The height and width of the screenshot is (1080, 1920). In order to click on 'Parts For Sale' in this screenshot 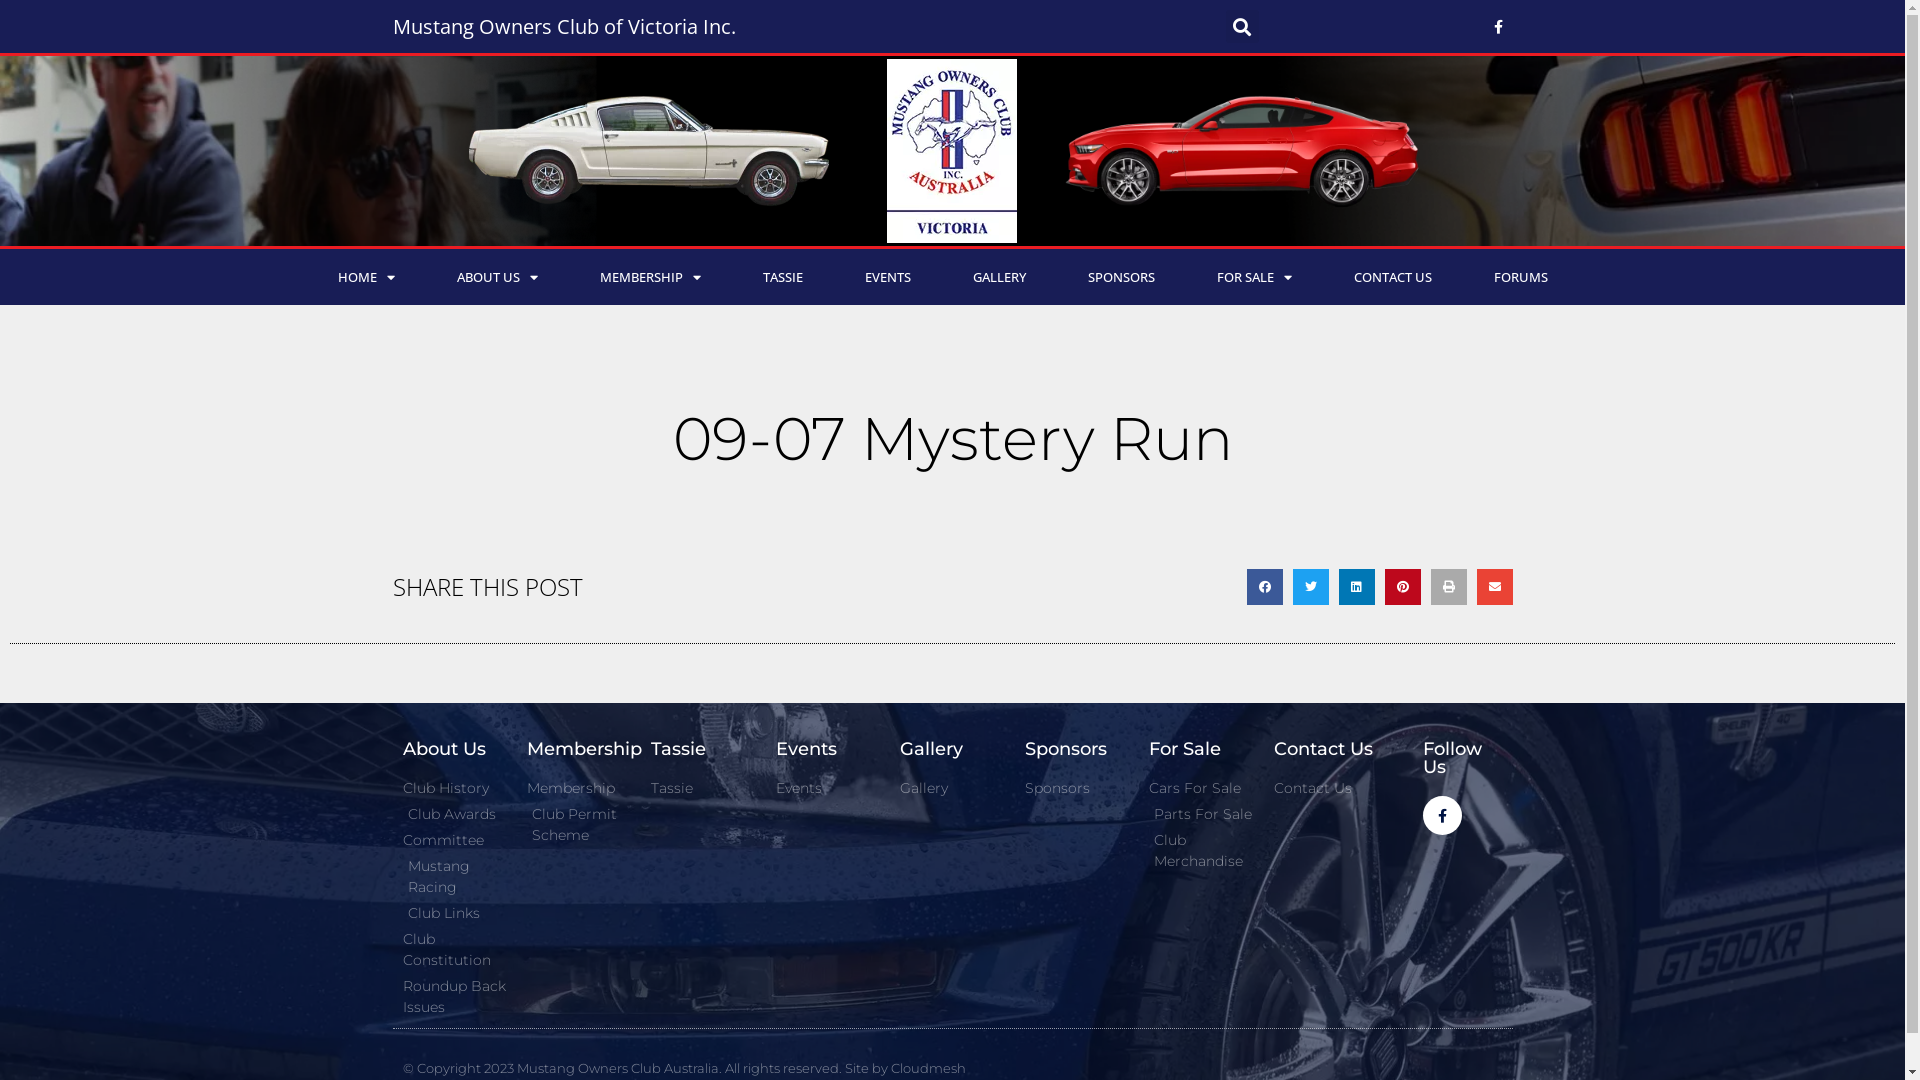, I will do `click(1200, 814)`.